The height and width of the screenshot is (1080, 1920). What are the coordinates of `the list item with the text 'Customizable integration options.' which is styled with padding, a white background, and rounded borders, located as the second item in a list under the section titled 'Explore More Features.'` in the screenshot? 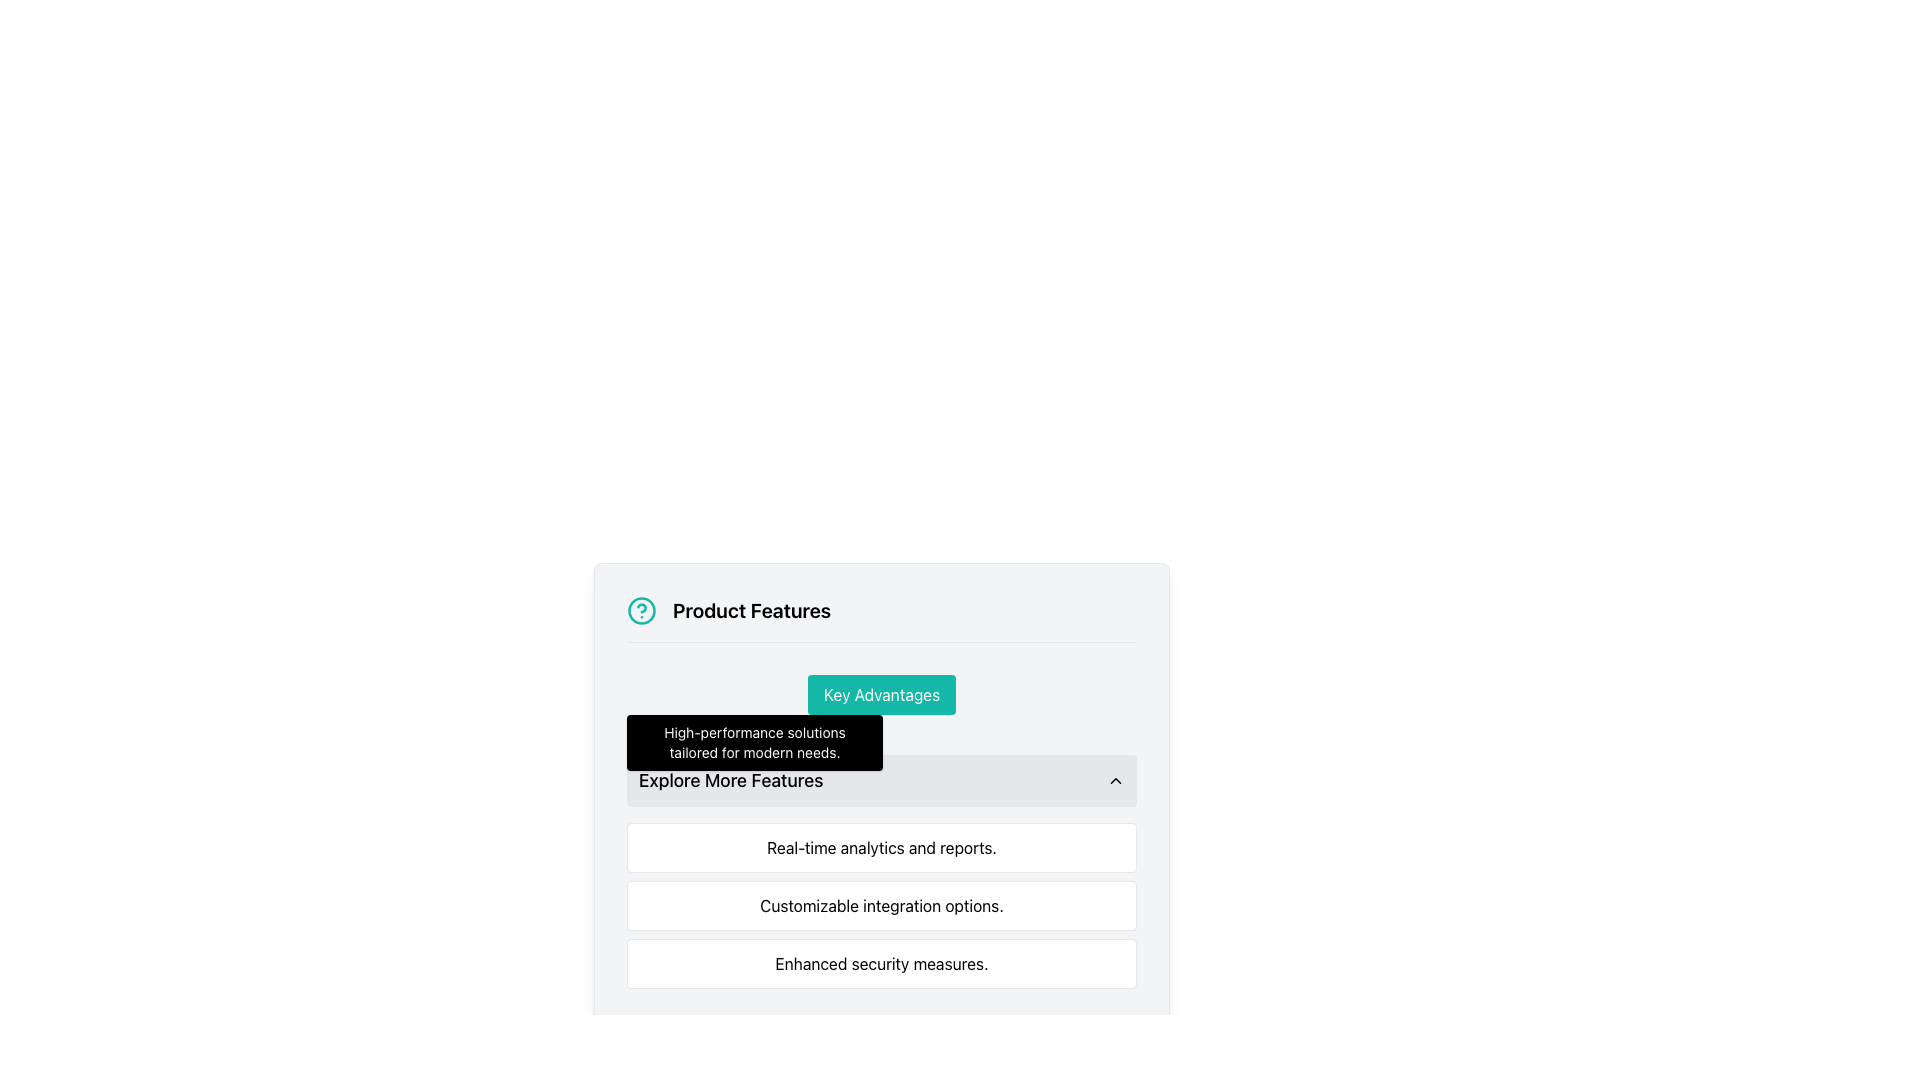 It's located at (881, 906).